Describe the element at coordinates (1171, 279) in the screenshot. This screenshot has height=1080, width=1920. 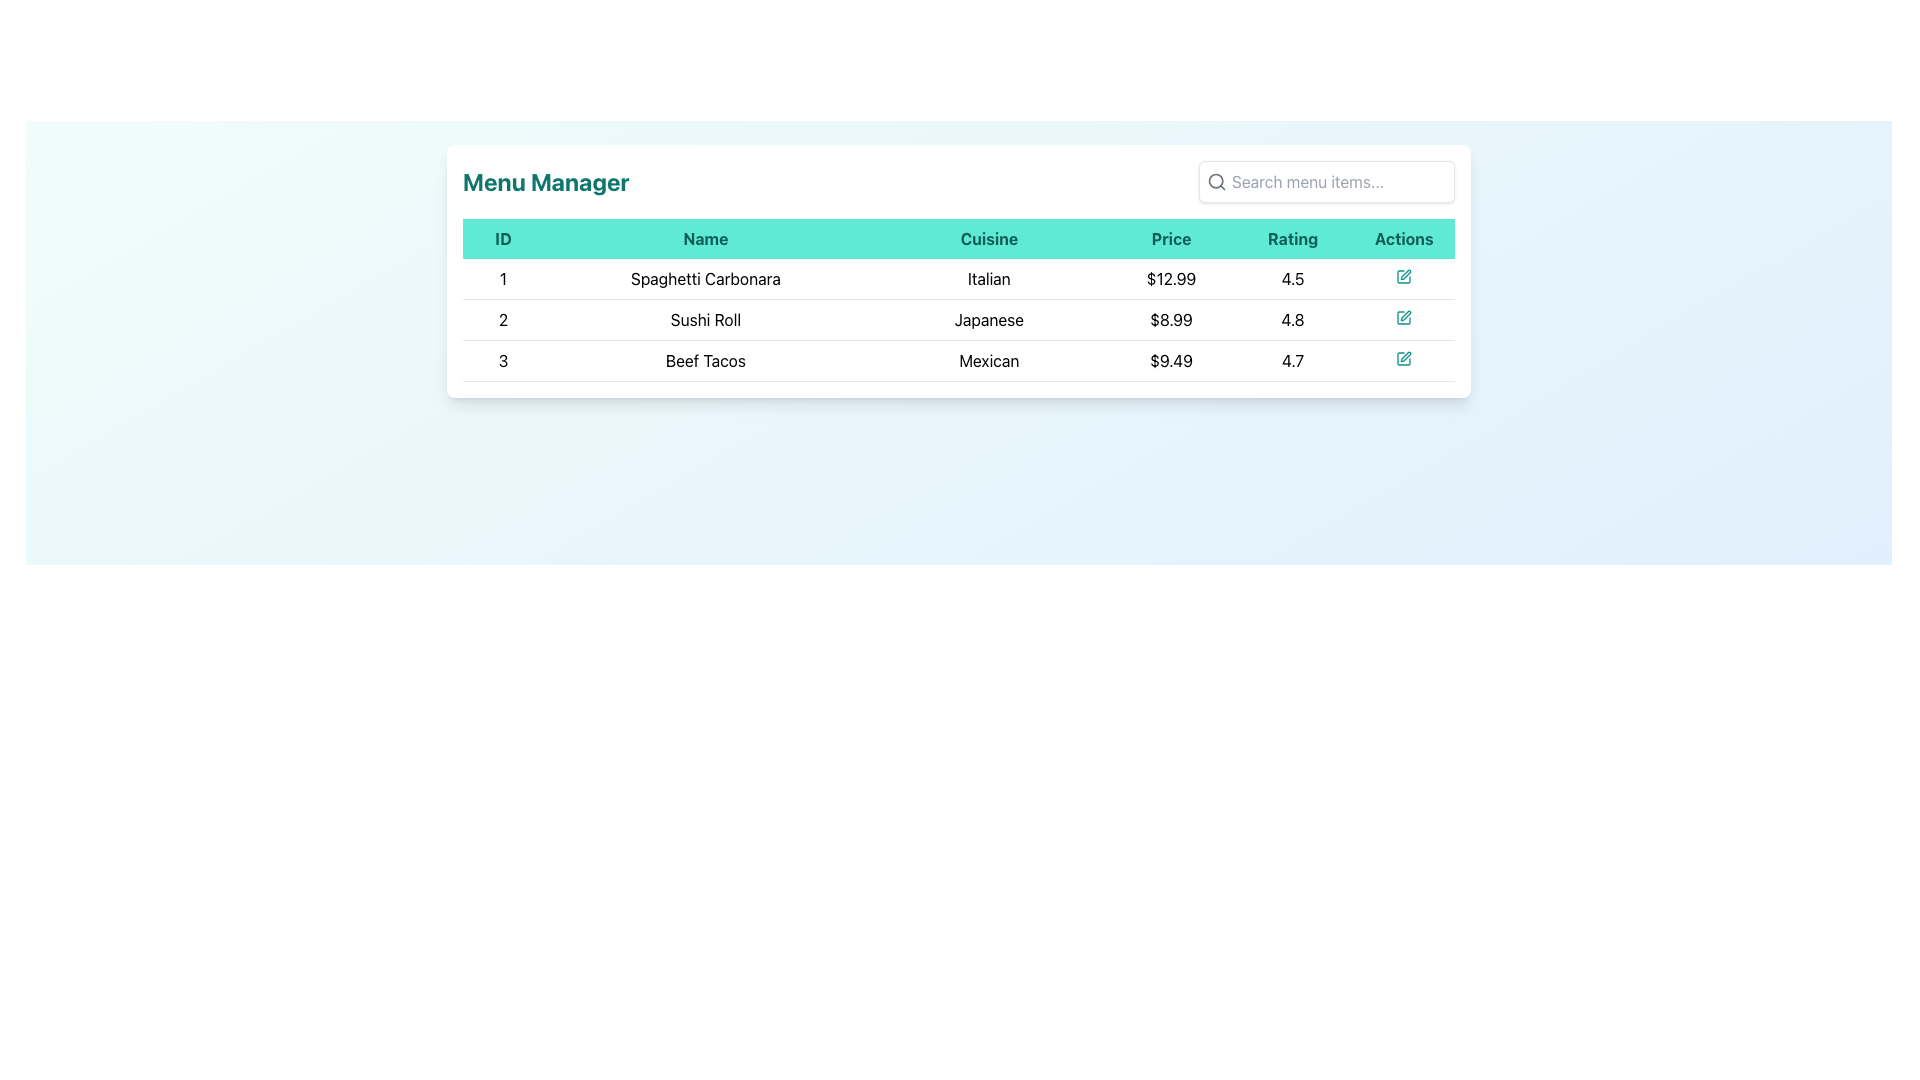
I see `the static text label displaying the price of 'Spaghetti Carbonara' located in the fourth column of the first row of the table, adjacent to 'Italian' and '4.5'` at that location.